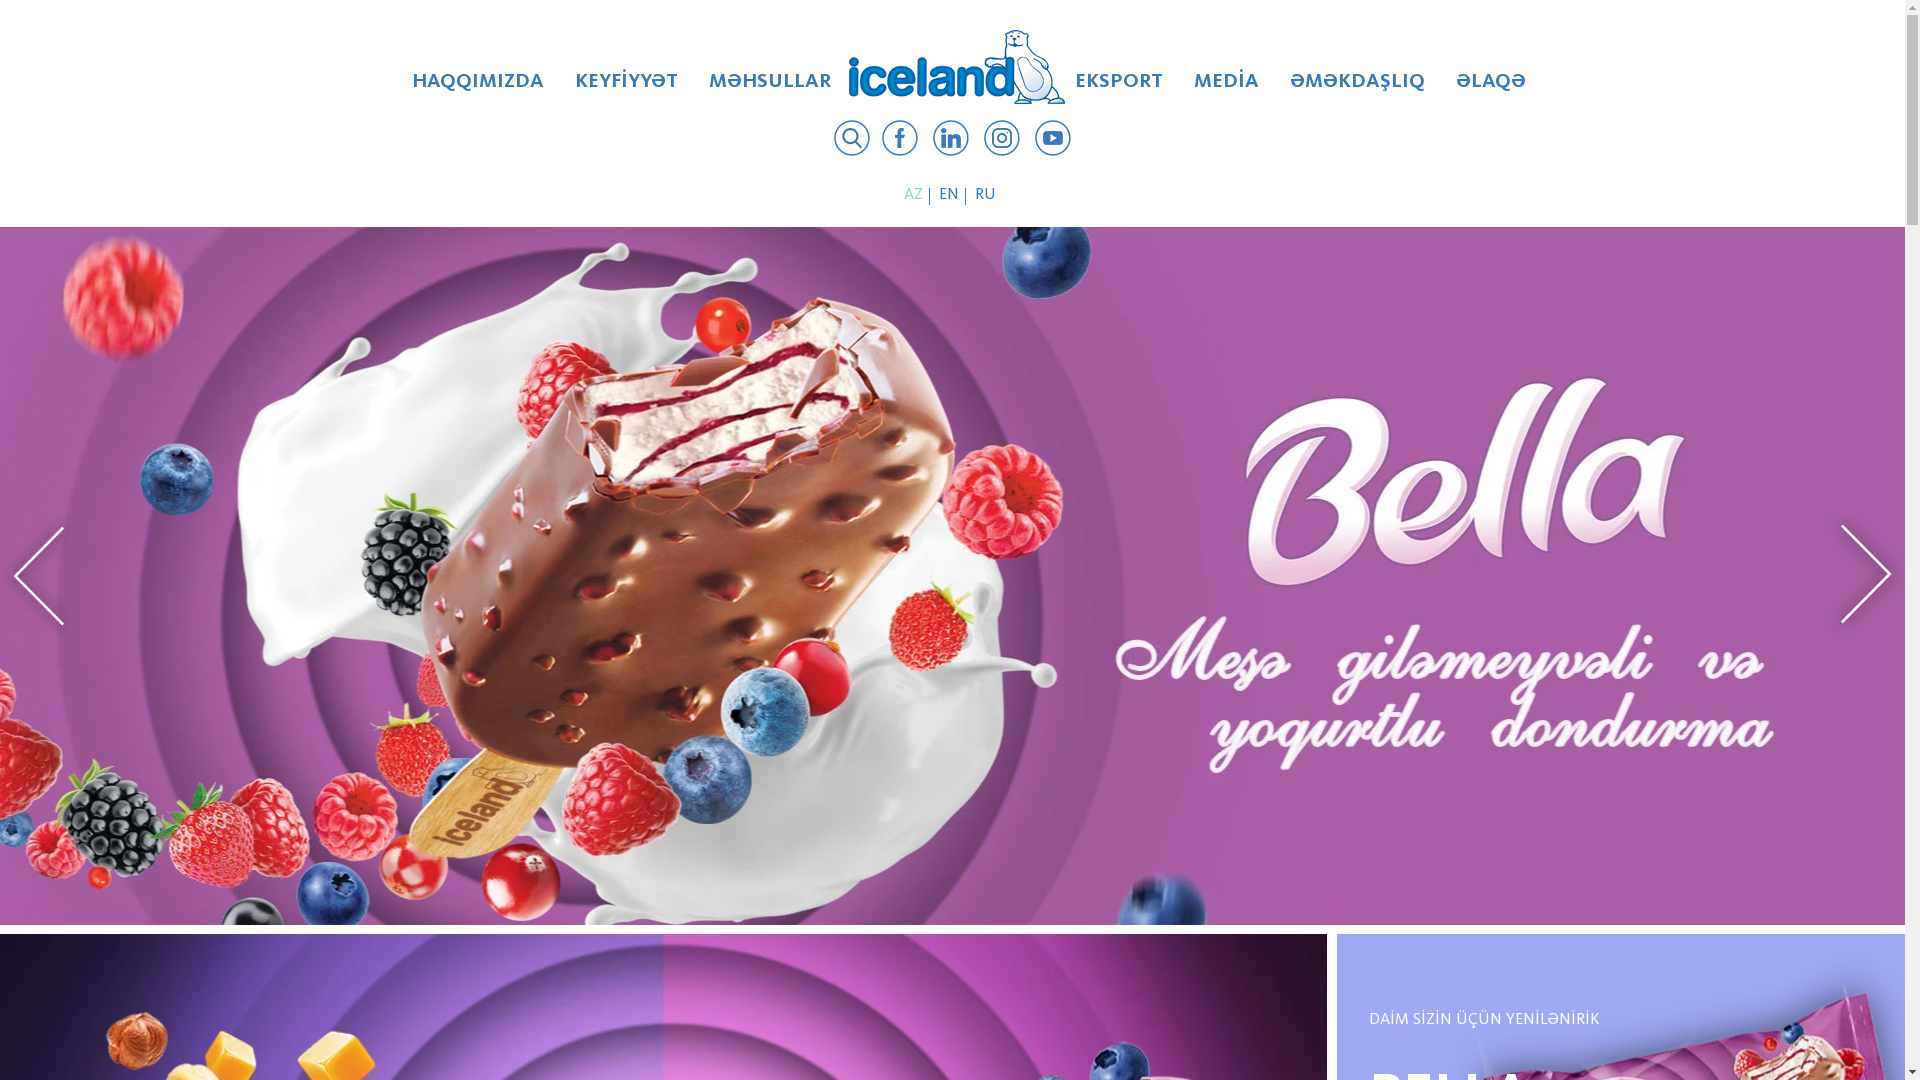 The image size is (1920, 1080). I want to click on 'Instagram', so click(1002, 140).